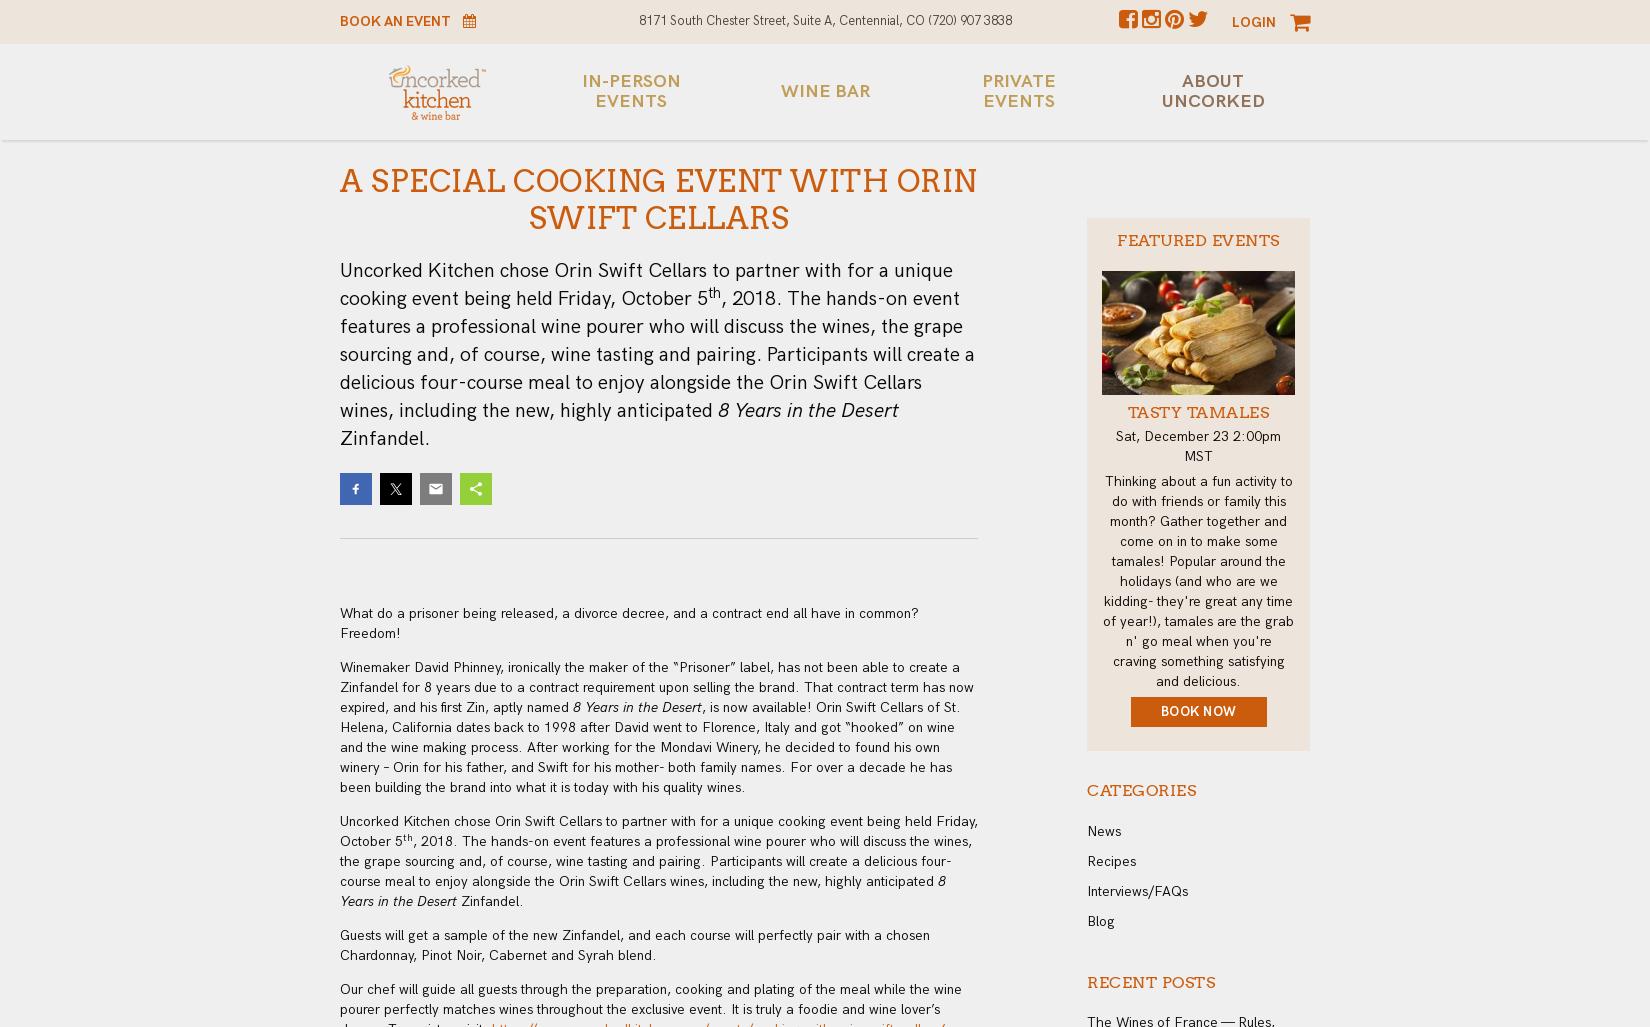  Describe the element at coordinates (823, 90) in the screenshot. I see `'Wine Bar'` at that location.